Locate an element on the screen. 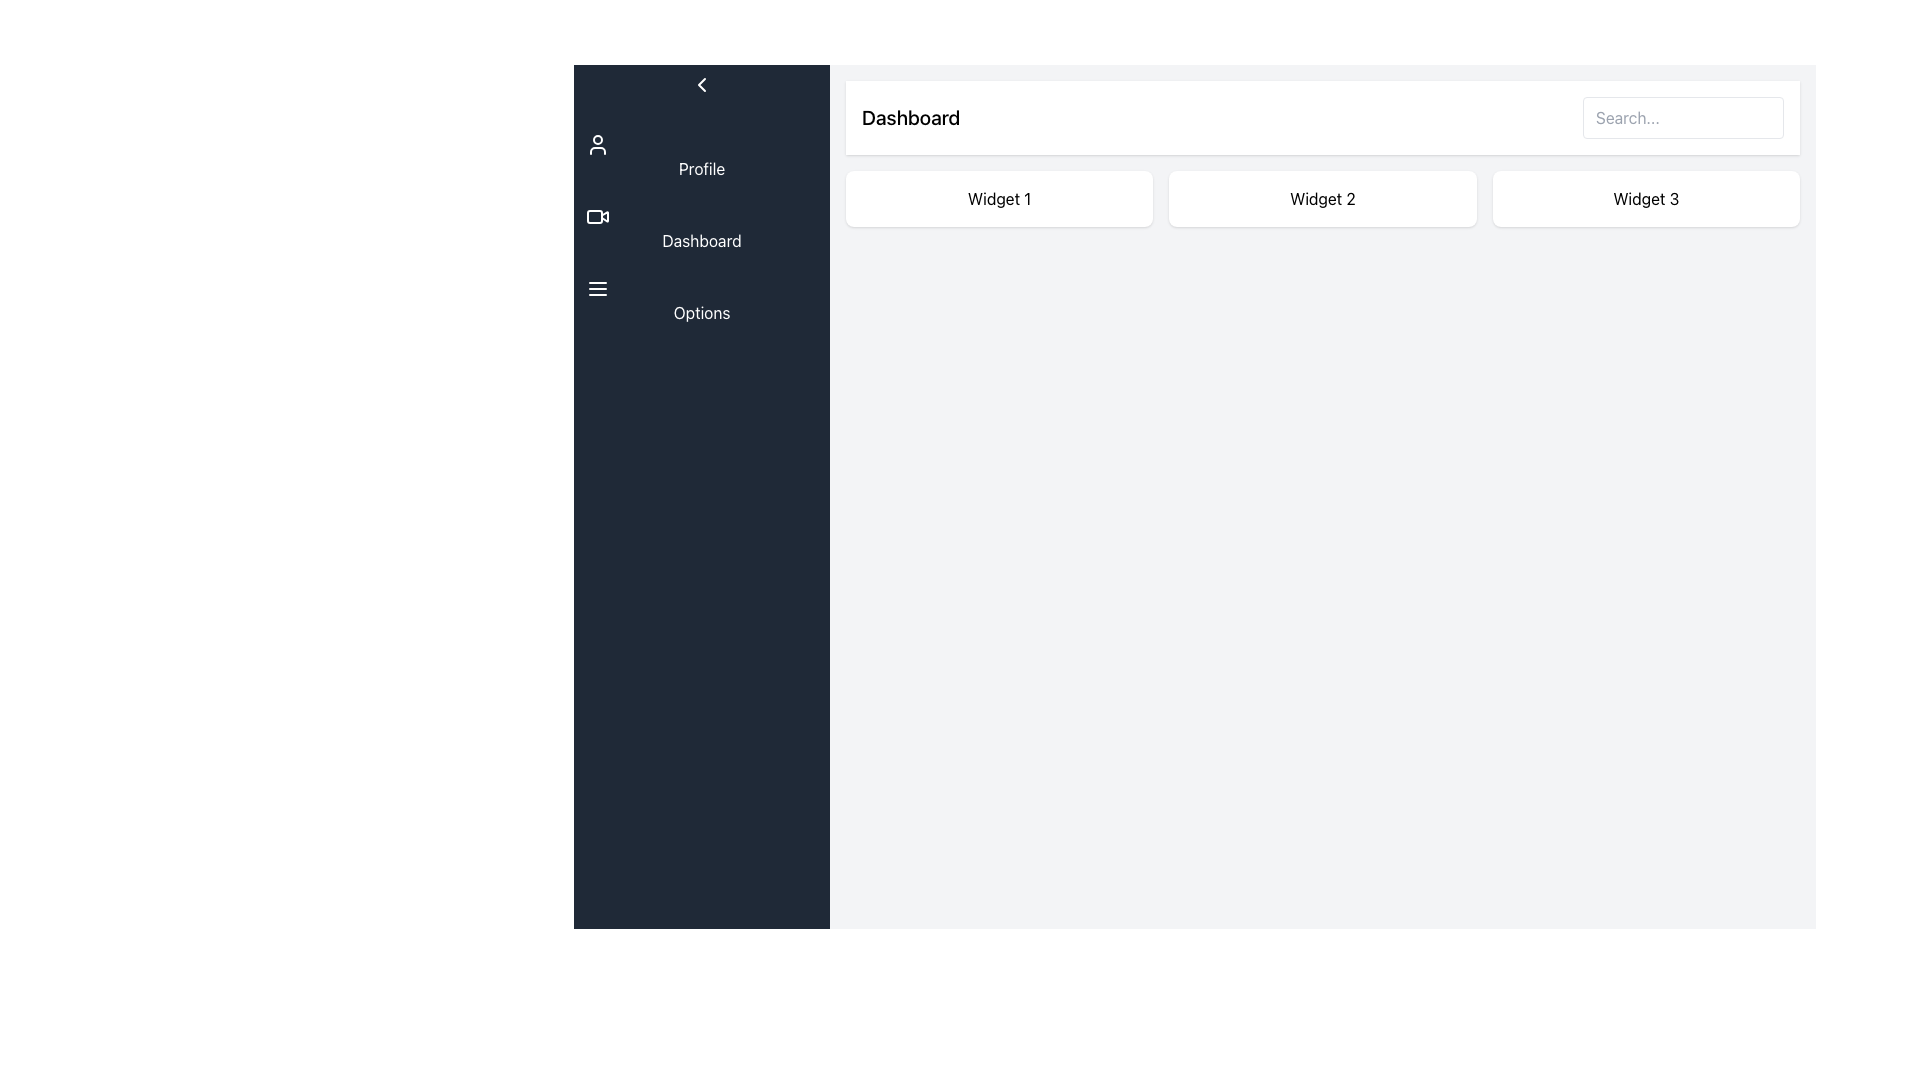  the video play button icon located in the left sidebar, which is the second icon from the top, slightly below the user profile icon is located at coordinates (603, 216).